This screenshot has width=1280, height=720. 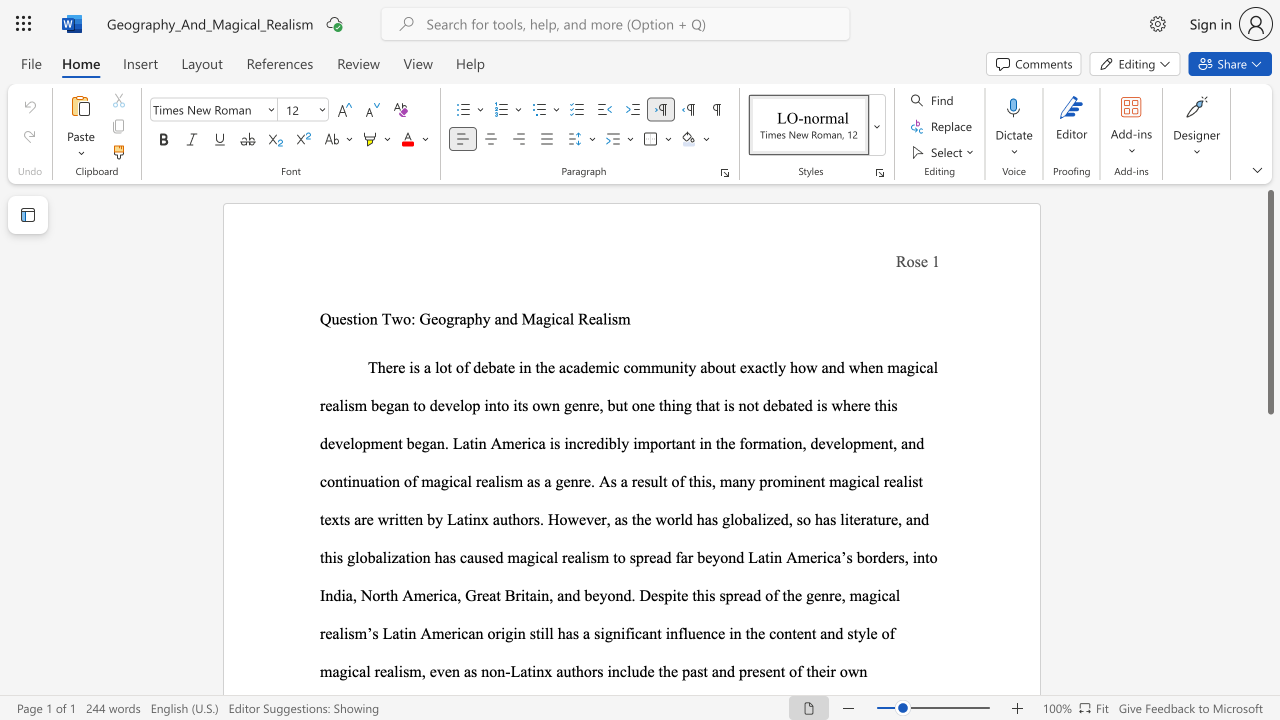 What do you see at coordinates (1269, 490) in the screenshot?
I see `the right-hand scrollbar to descend the page` at bounding box center [1269, 490].